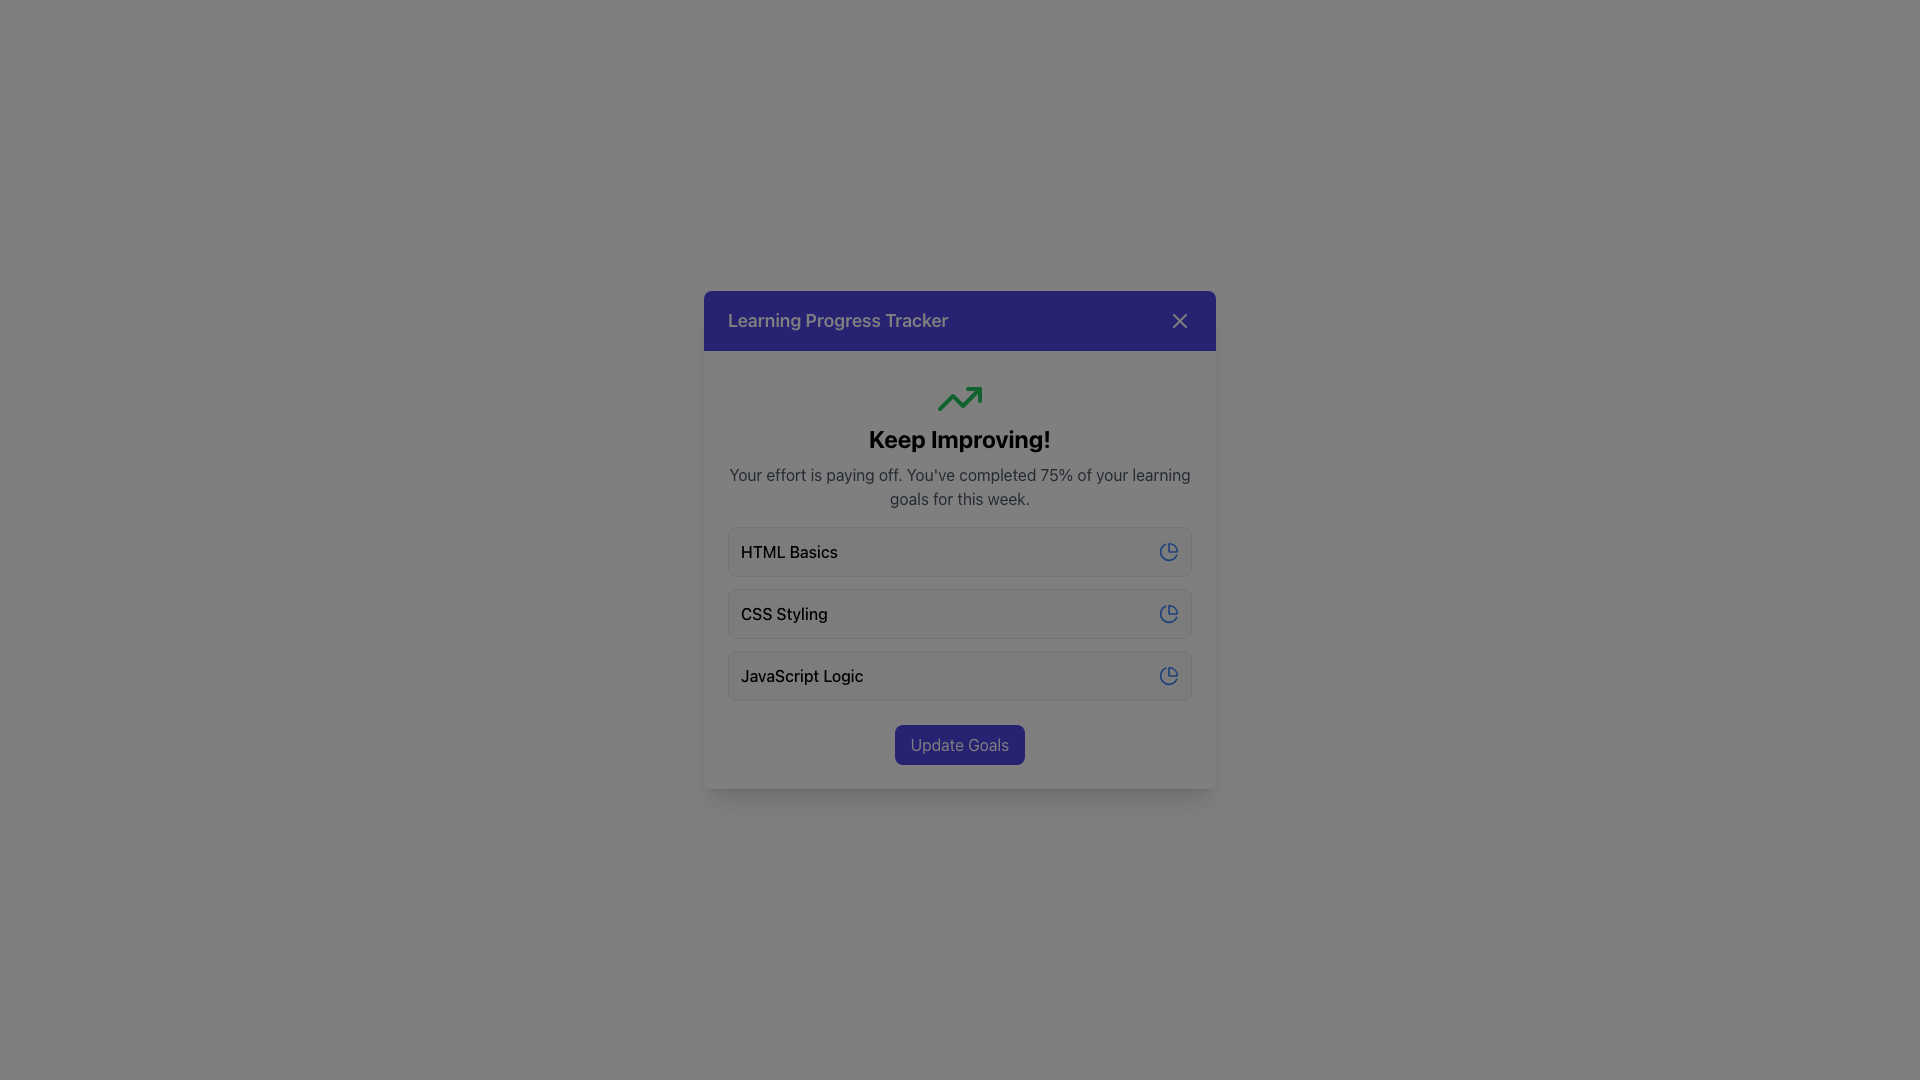  Describe the element at coordinates (788, 551) in the screenshot. I see `the text label identifying the module 'HTML Basics' located in the first card of the modal, positioned above the 'CSS Styling' and 'JavaScript Logic' cards` at that location.